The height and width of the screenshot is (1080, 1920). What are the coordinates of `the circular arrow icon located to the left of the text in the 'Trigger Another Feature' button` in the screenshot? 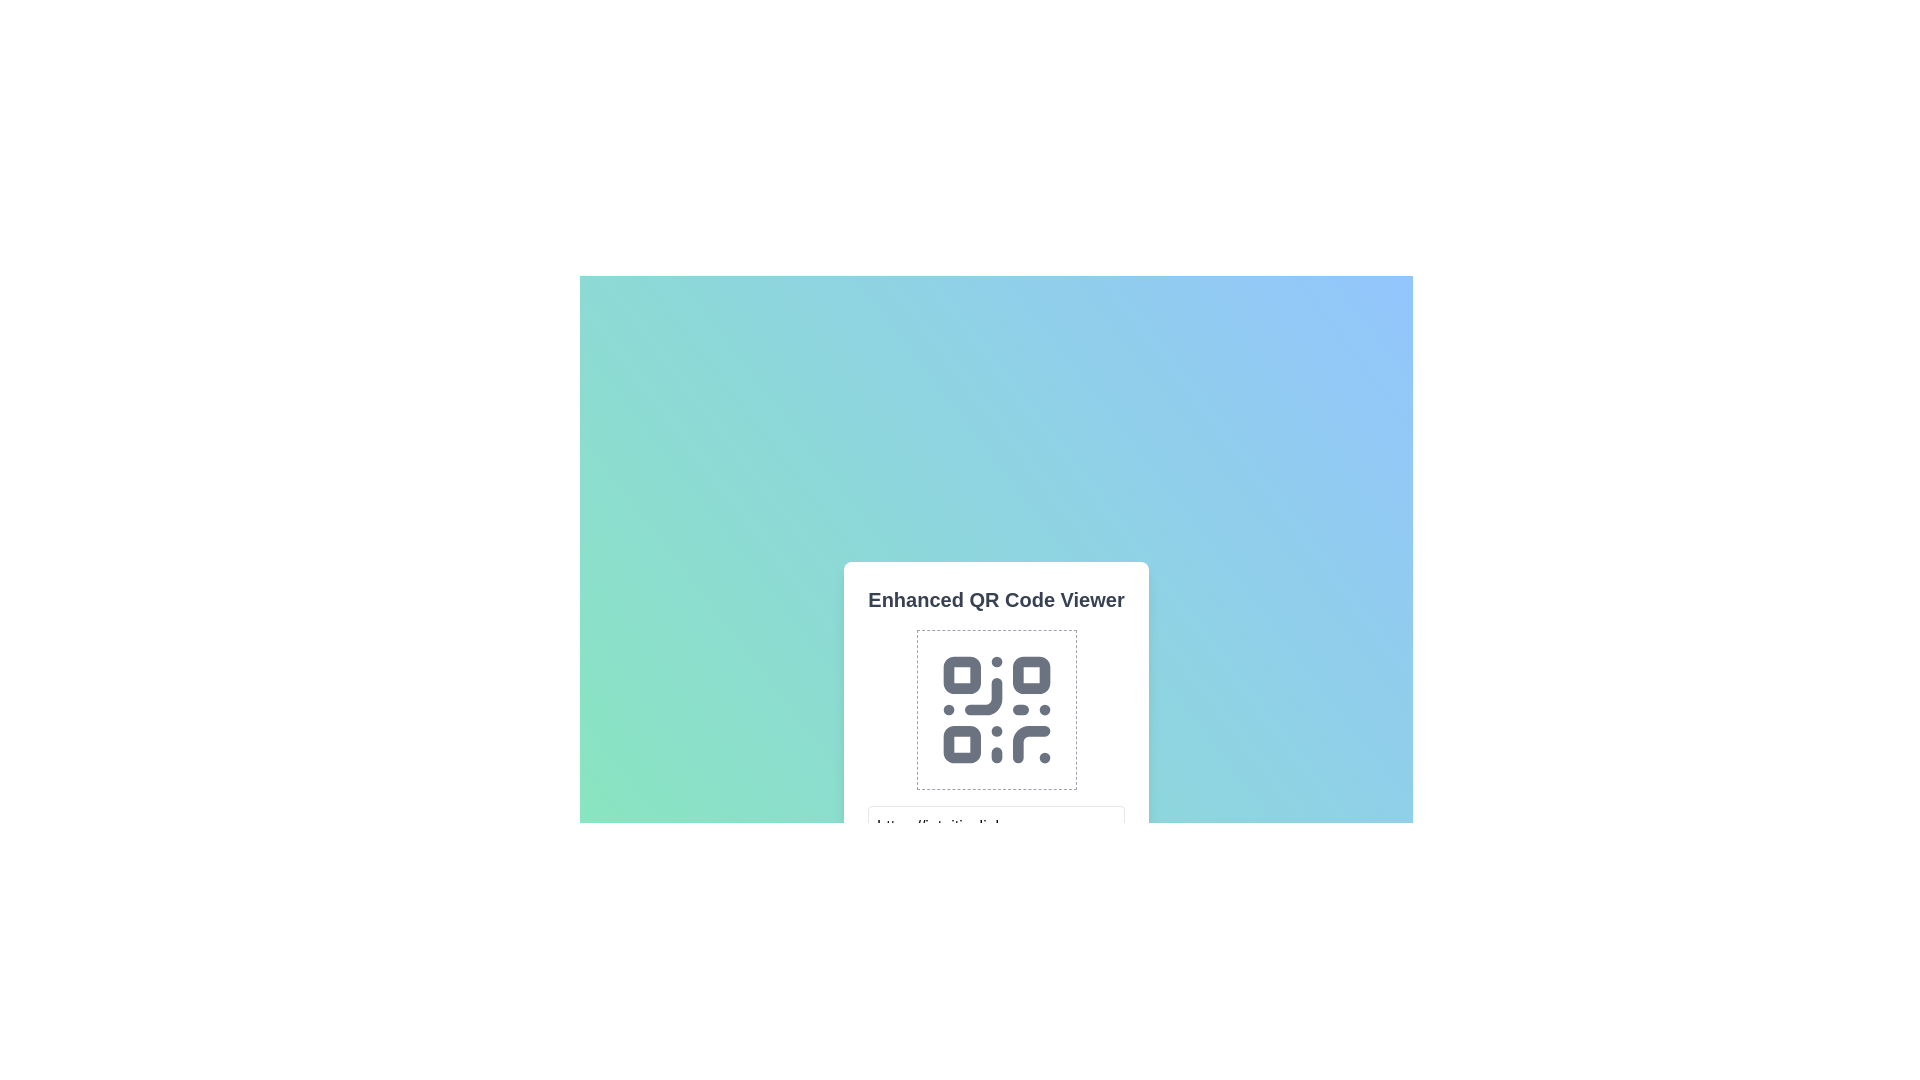 It's located at (906, 1026).